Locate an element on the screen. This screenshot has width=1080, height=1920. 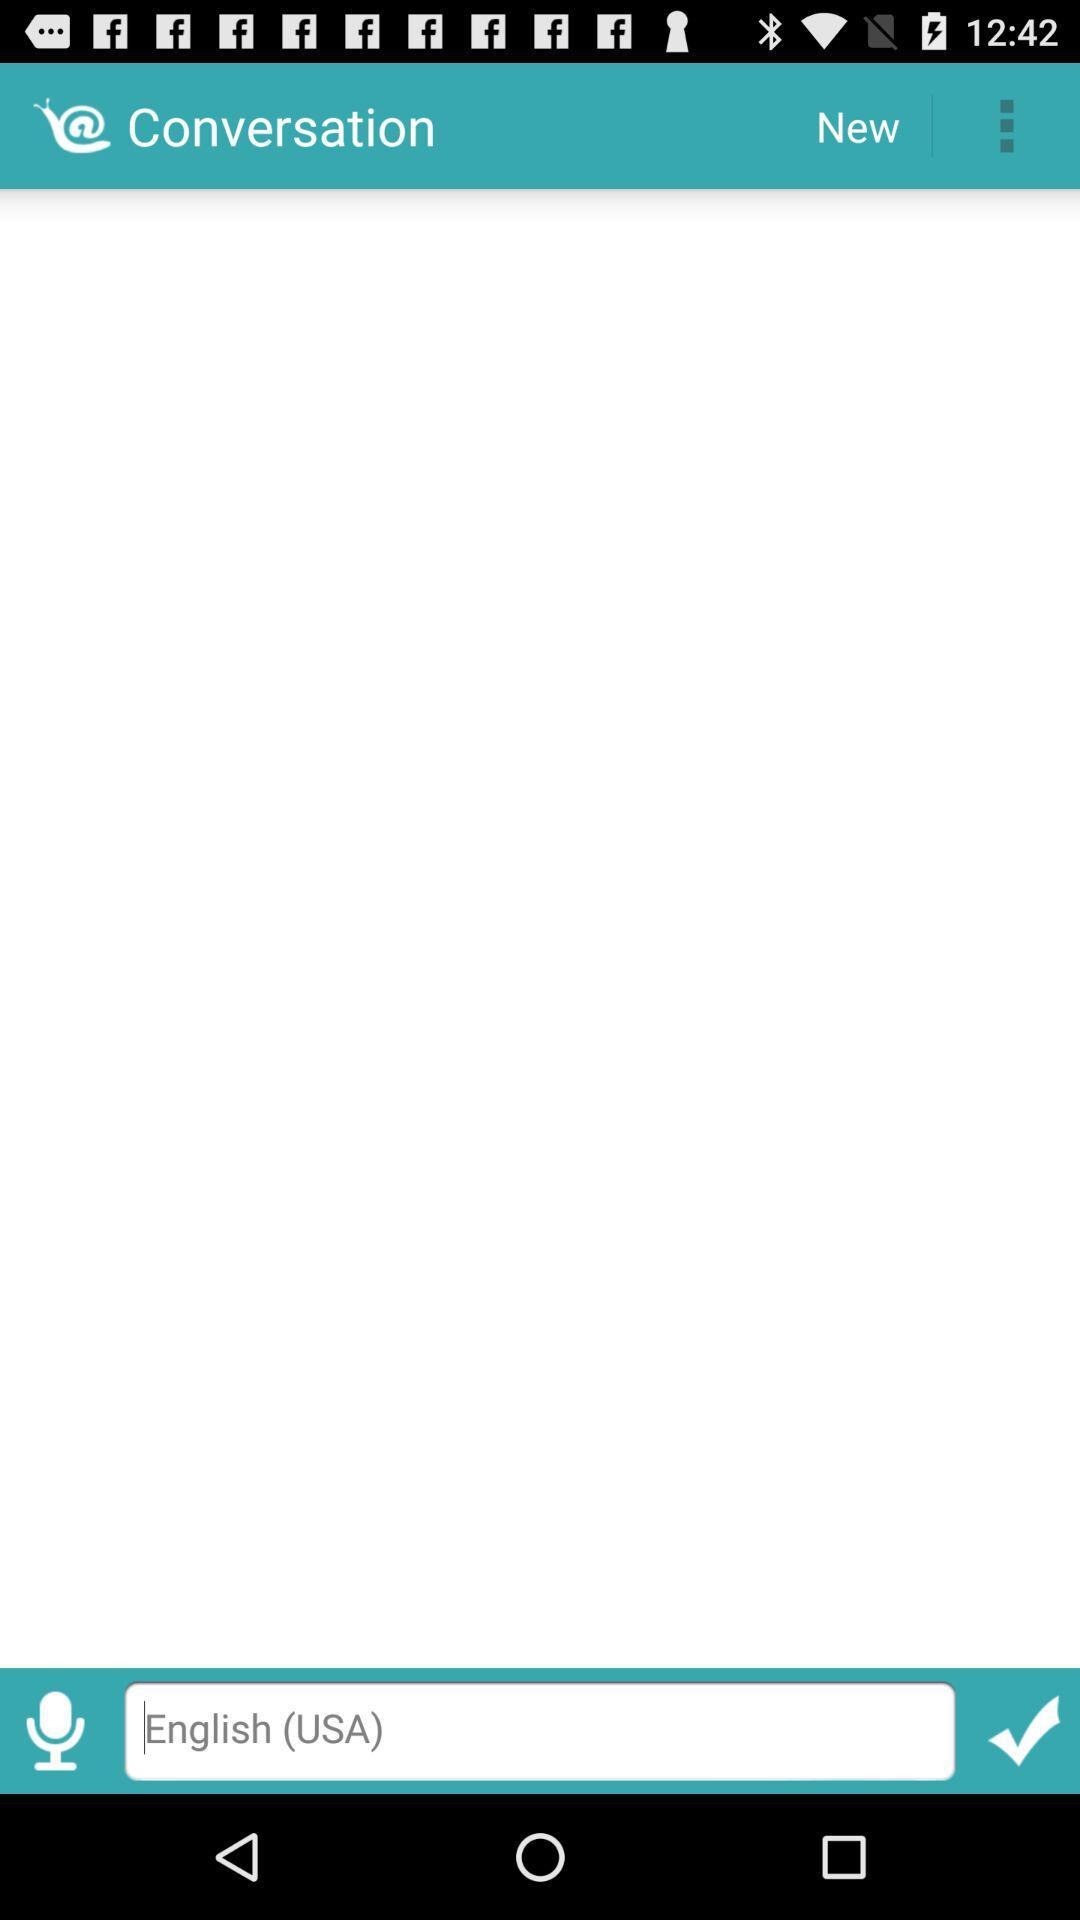
type message is located at coordinates (540, 1730).